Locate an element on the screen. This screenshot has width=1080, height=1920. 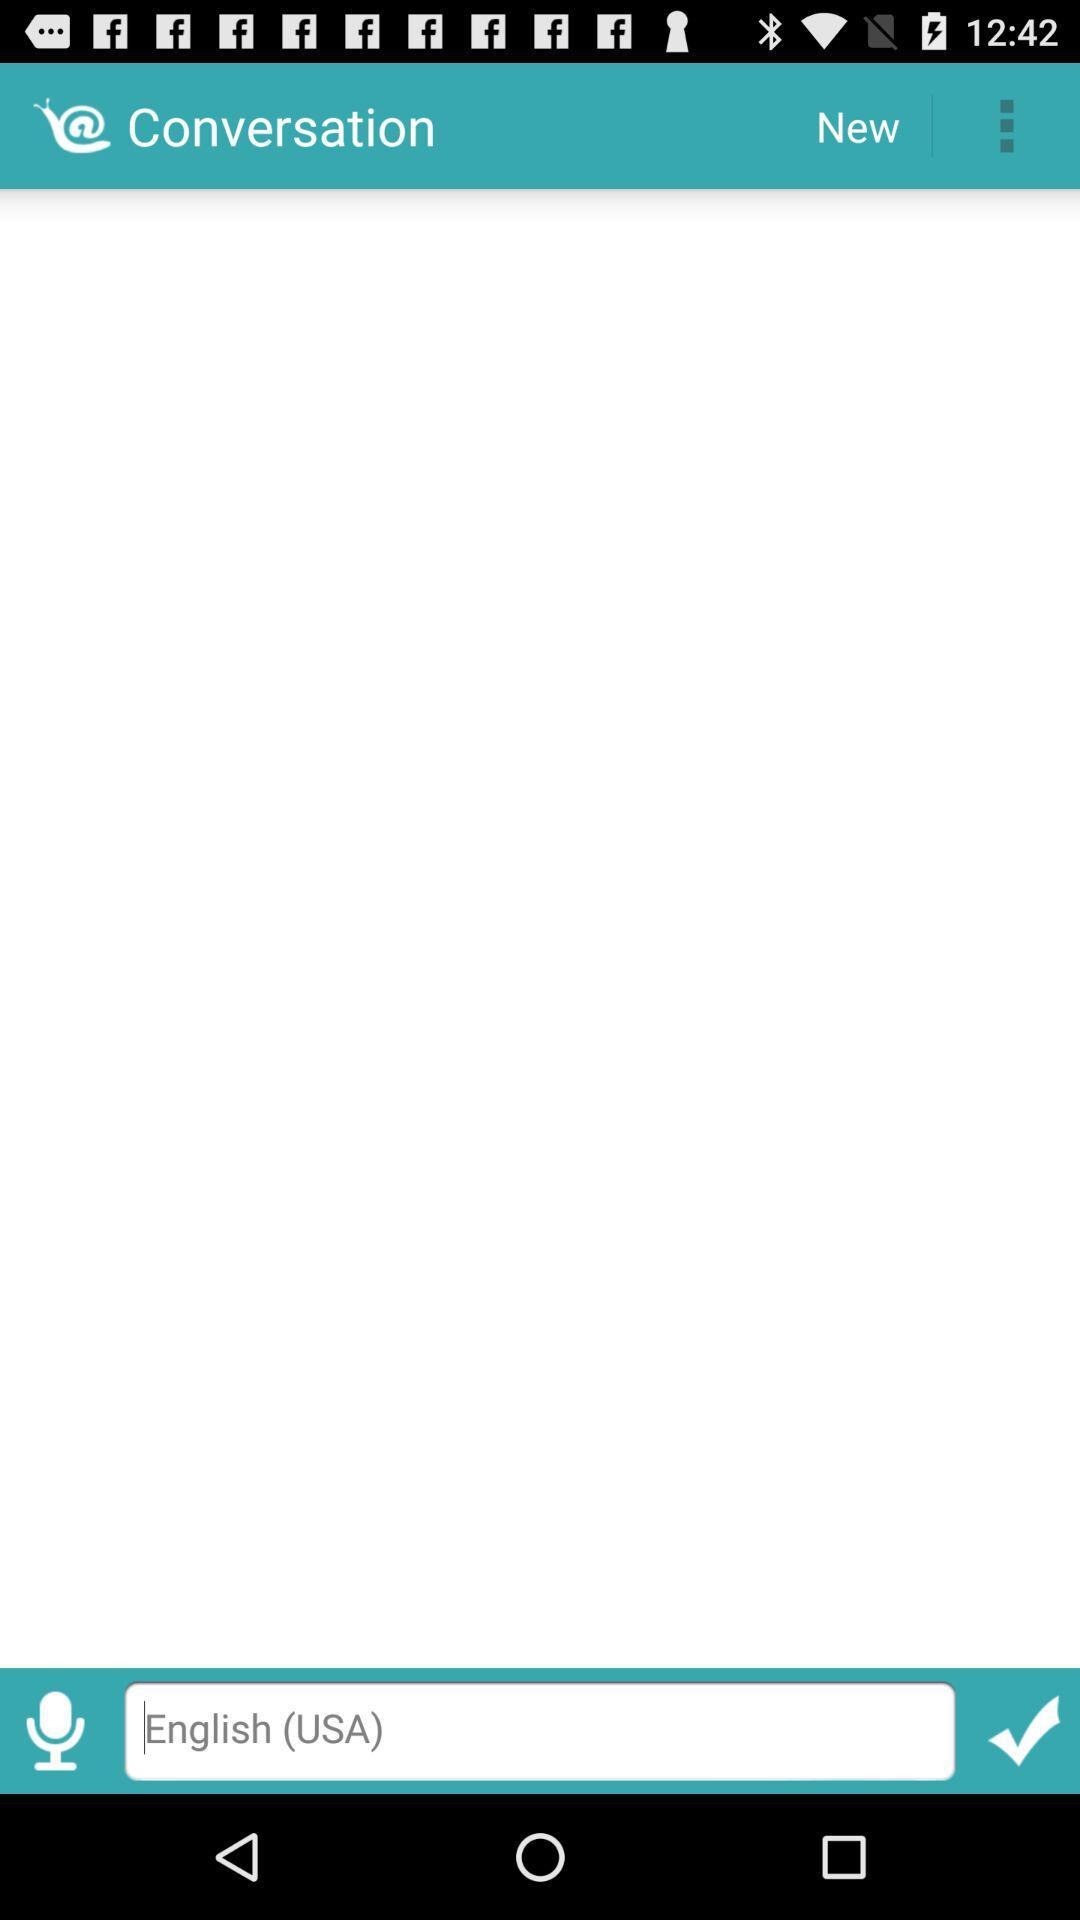
type message is located at coordinates (540, 1730).